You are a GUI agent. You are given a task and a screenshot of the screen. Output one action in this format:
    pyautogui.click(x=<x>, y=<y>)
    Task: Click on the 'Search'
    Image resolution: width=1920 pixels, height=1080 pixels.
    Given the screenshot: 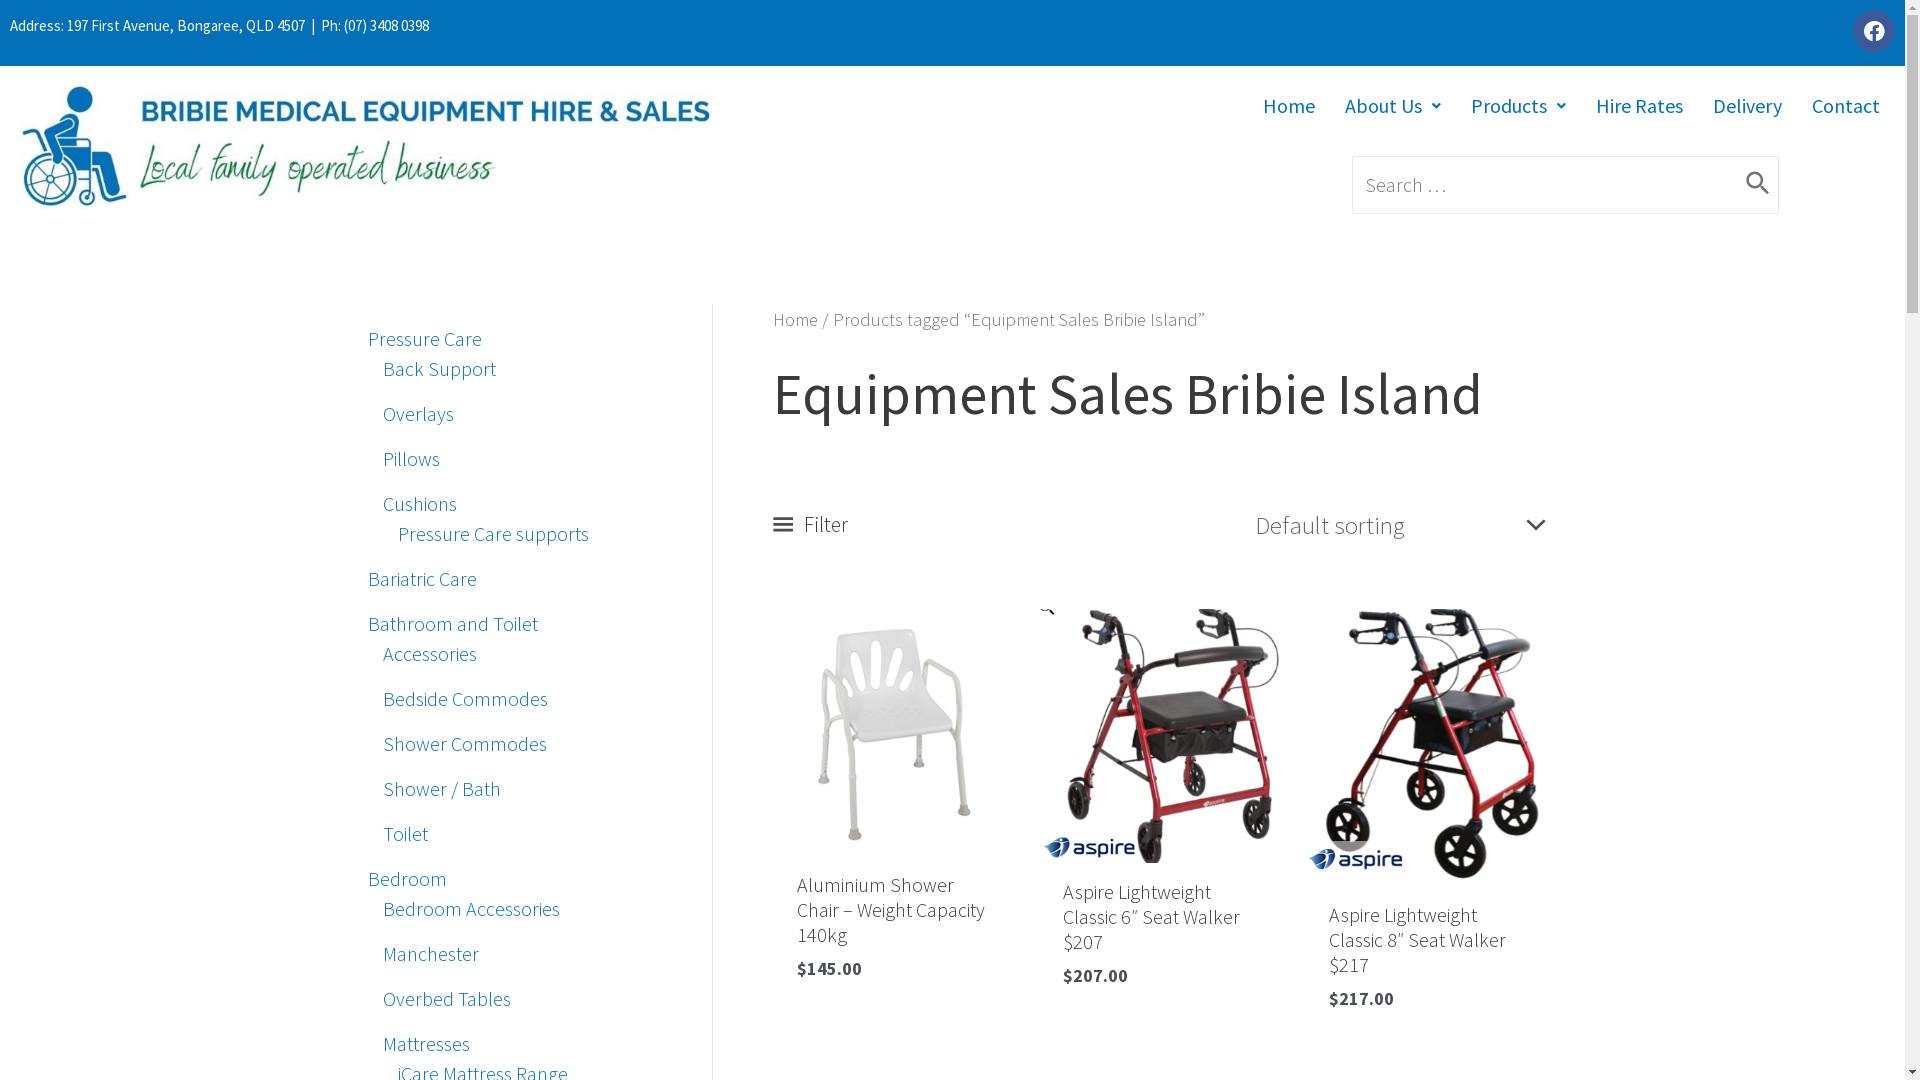 What is the action you would take?
    pyautogui.click(x=1745, y=185)
    